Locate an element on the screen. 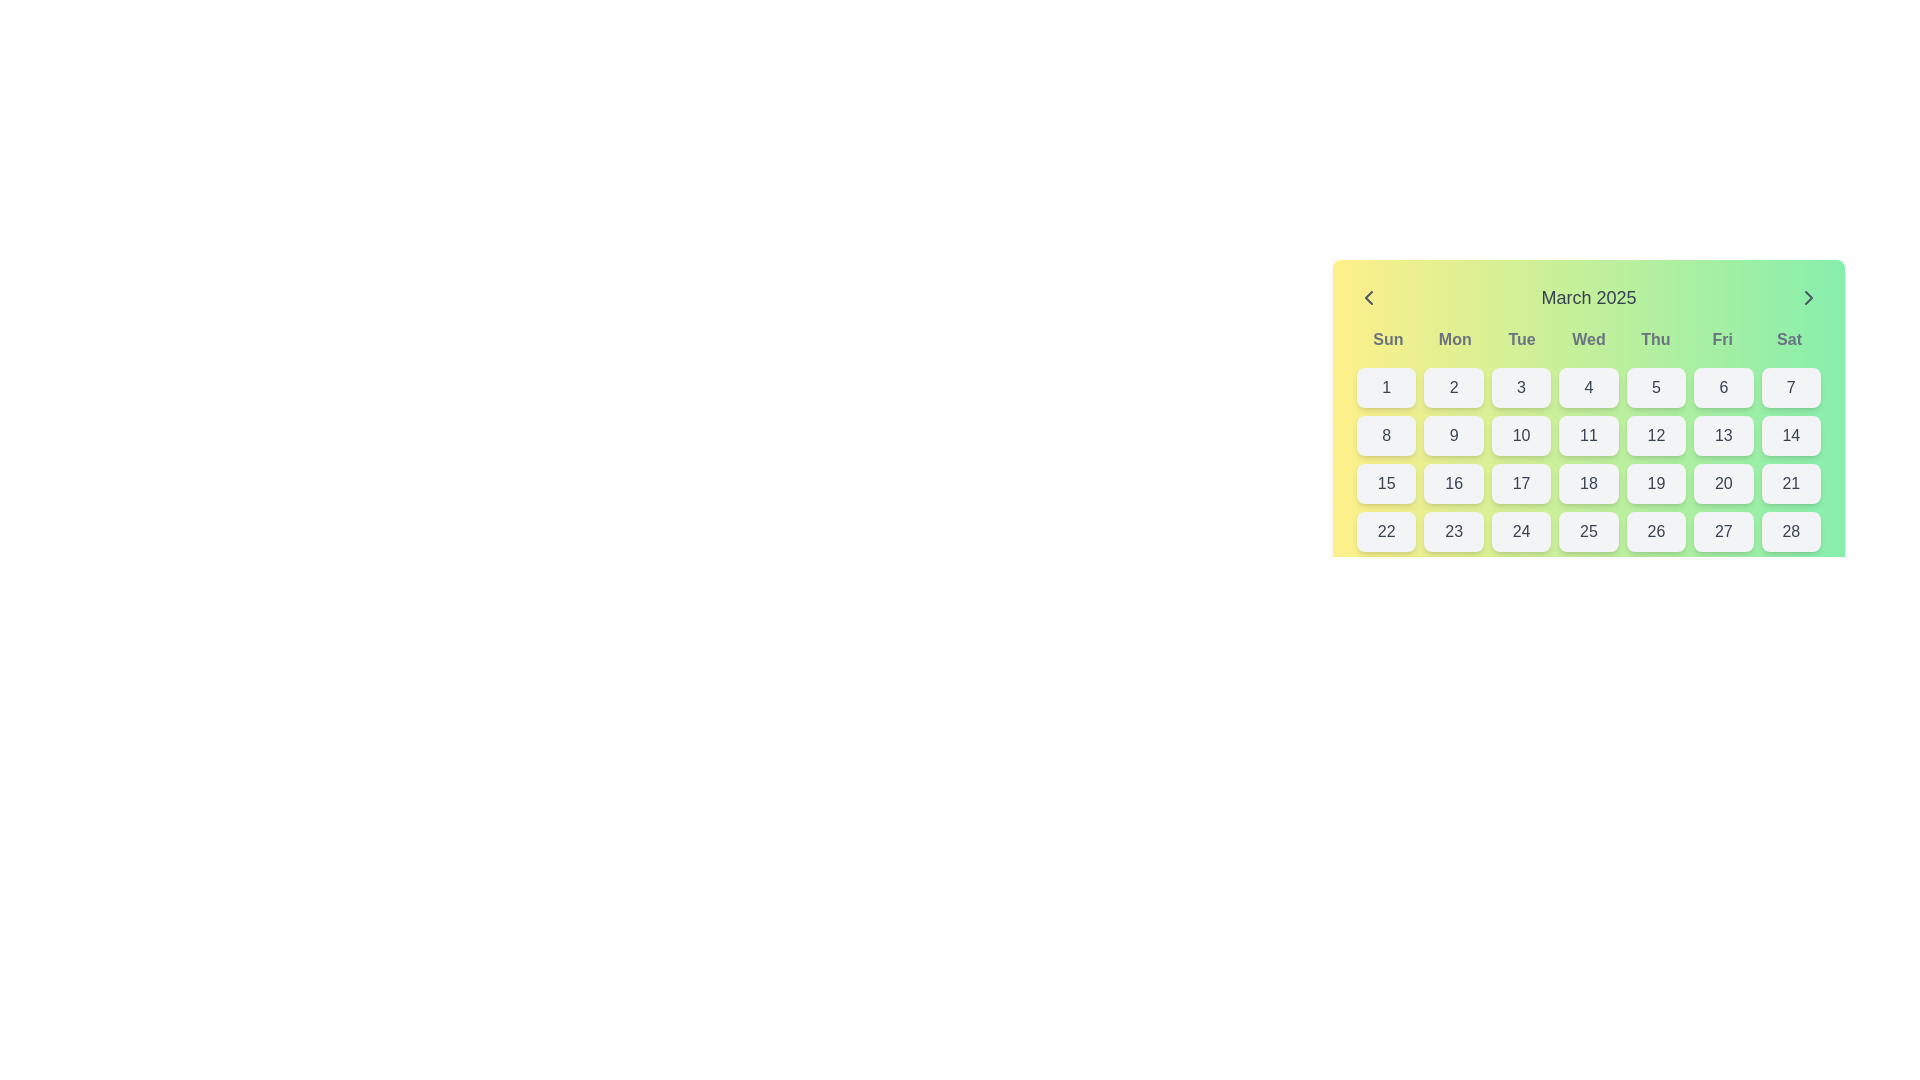 This screenshot has width=1920, height=1080. the button representing the date '28' in the calendar grid is located at coordinates (1791, 531).